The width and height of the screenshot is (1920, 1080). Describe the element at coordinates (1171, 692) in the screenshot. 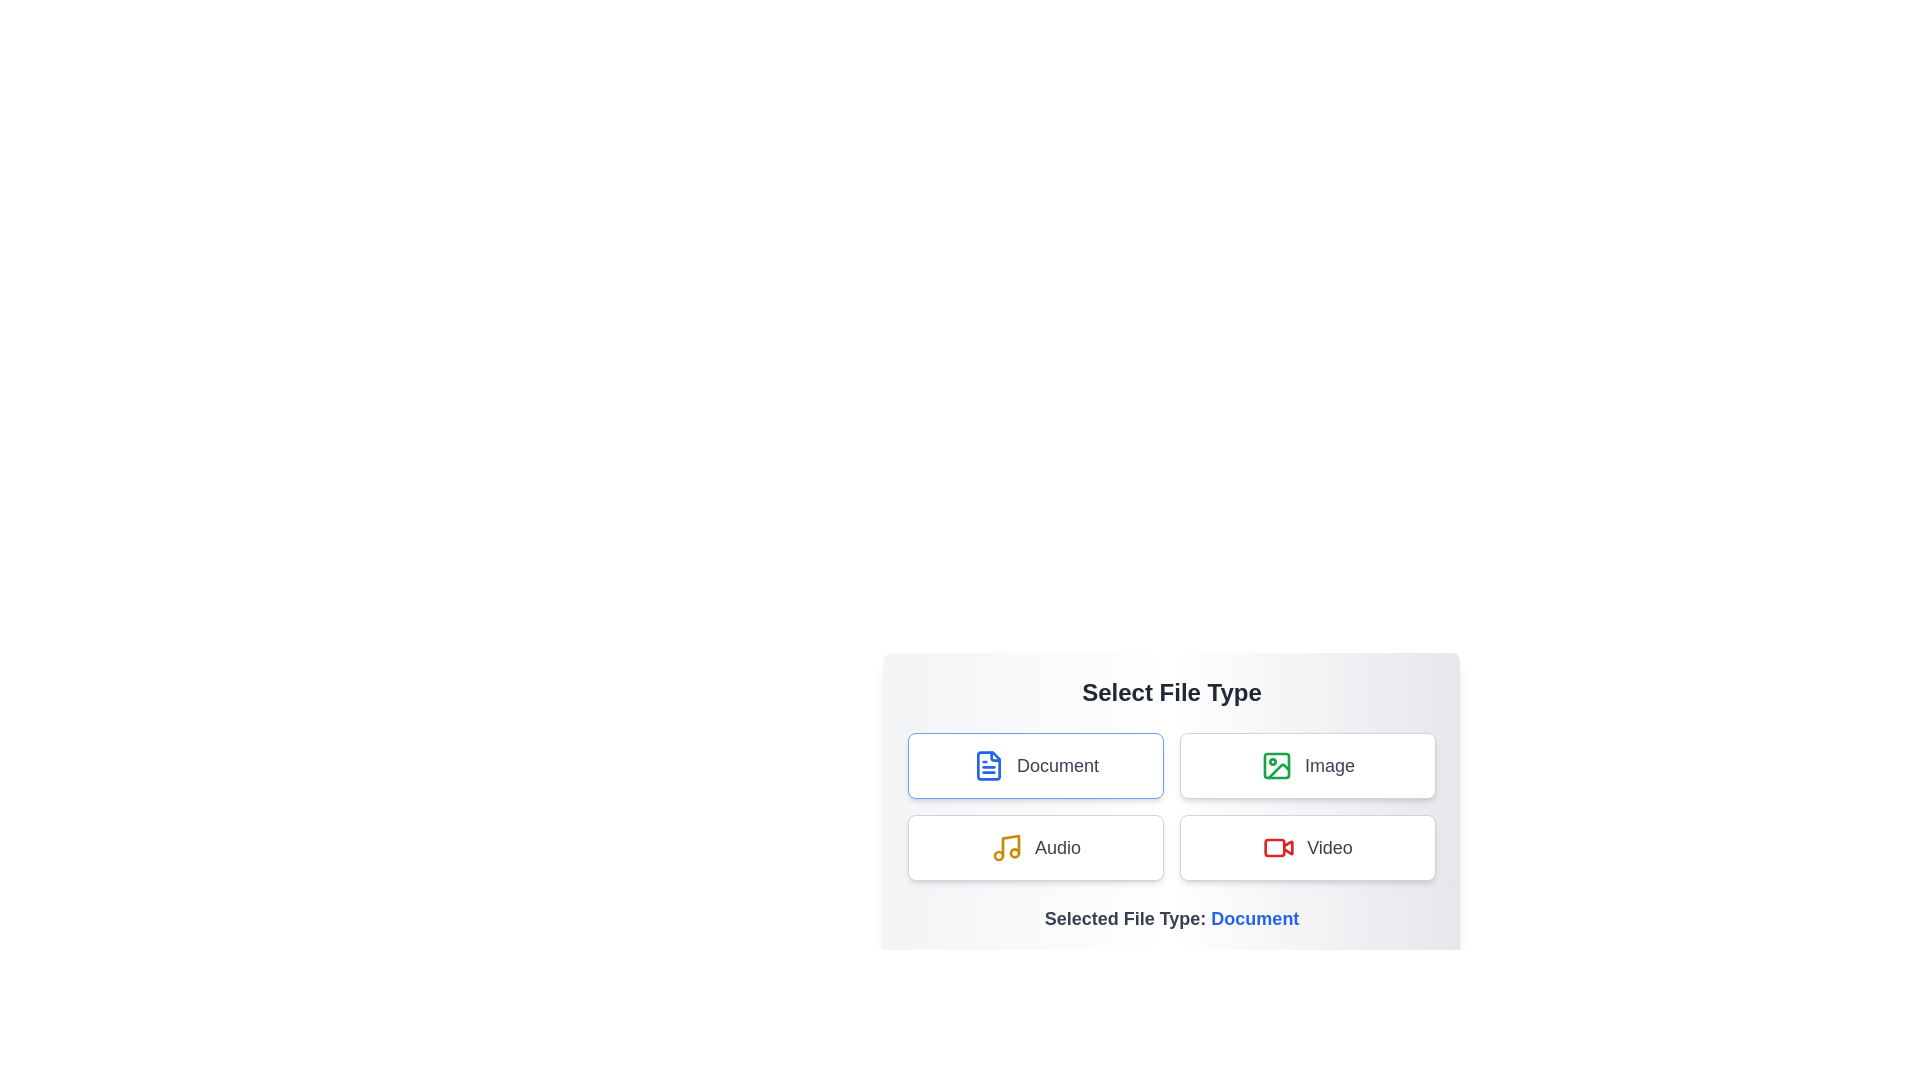

I see `the Text header that indicates the purpose of the section for selecting a file type, located near the top of the panel above the grid of options` at that location.